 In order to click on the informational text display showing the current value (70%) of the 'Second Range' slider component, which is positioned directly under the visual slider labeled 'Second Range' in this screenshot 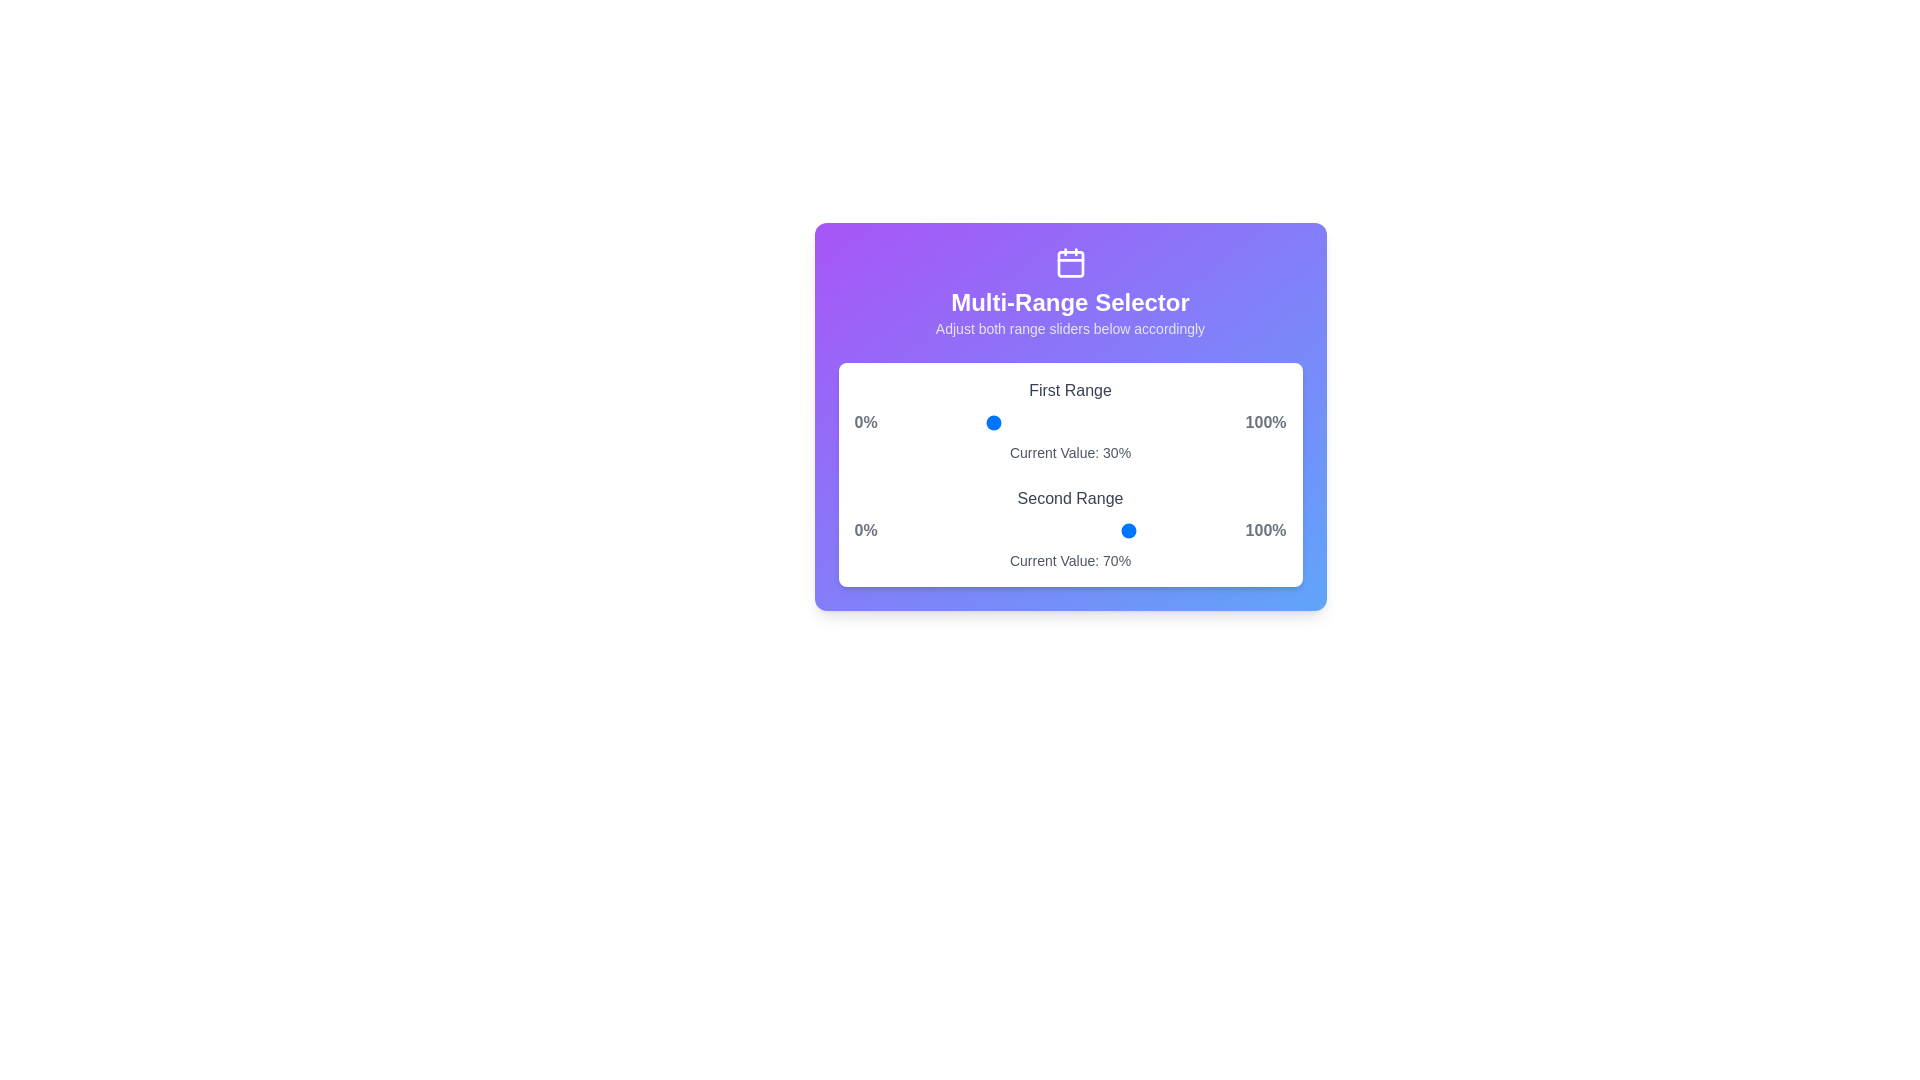, I will do `click(1069, 560)`.